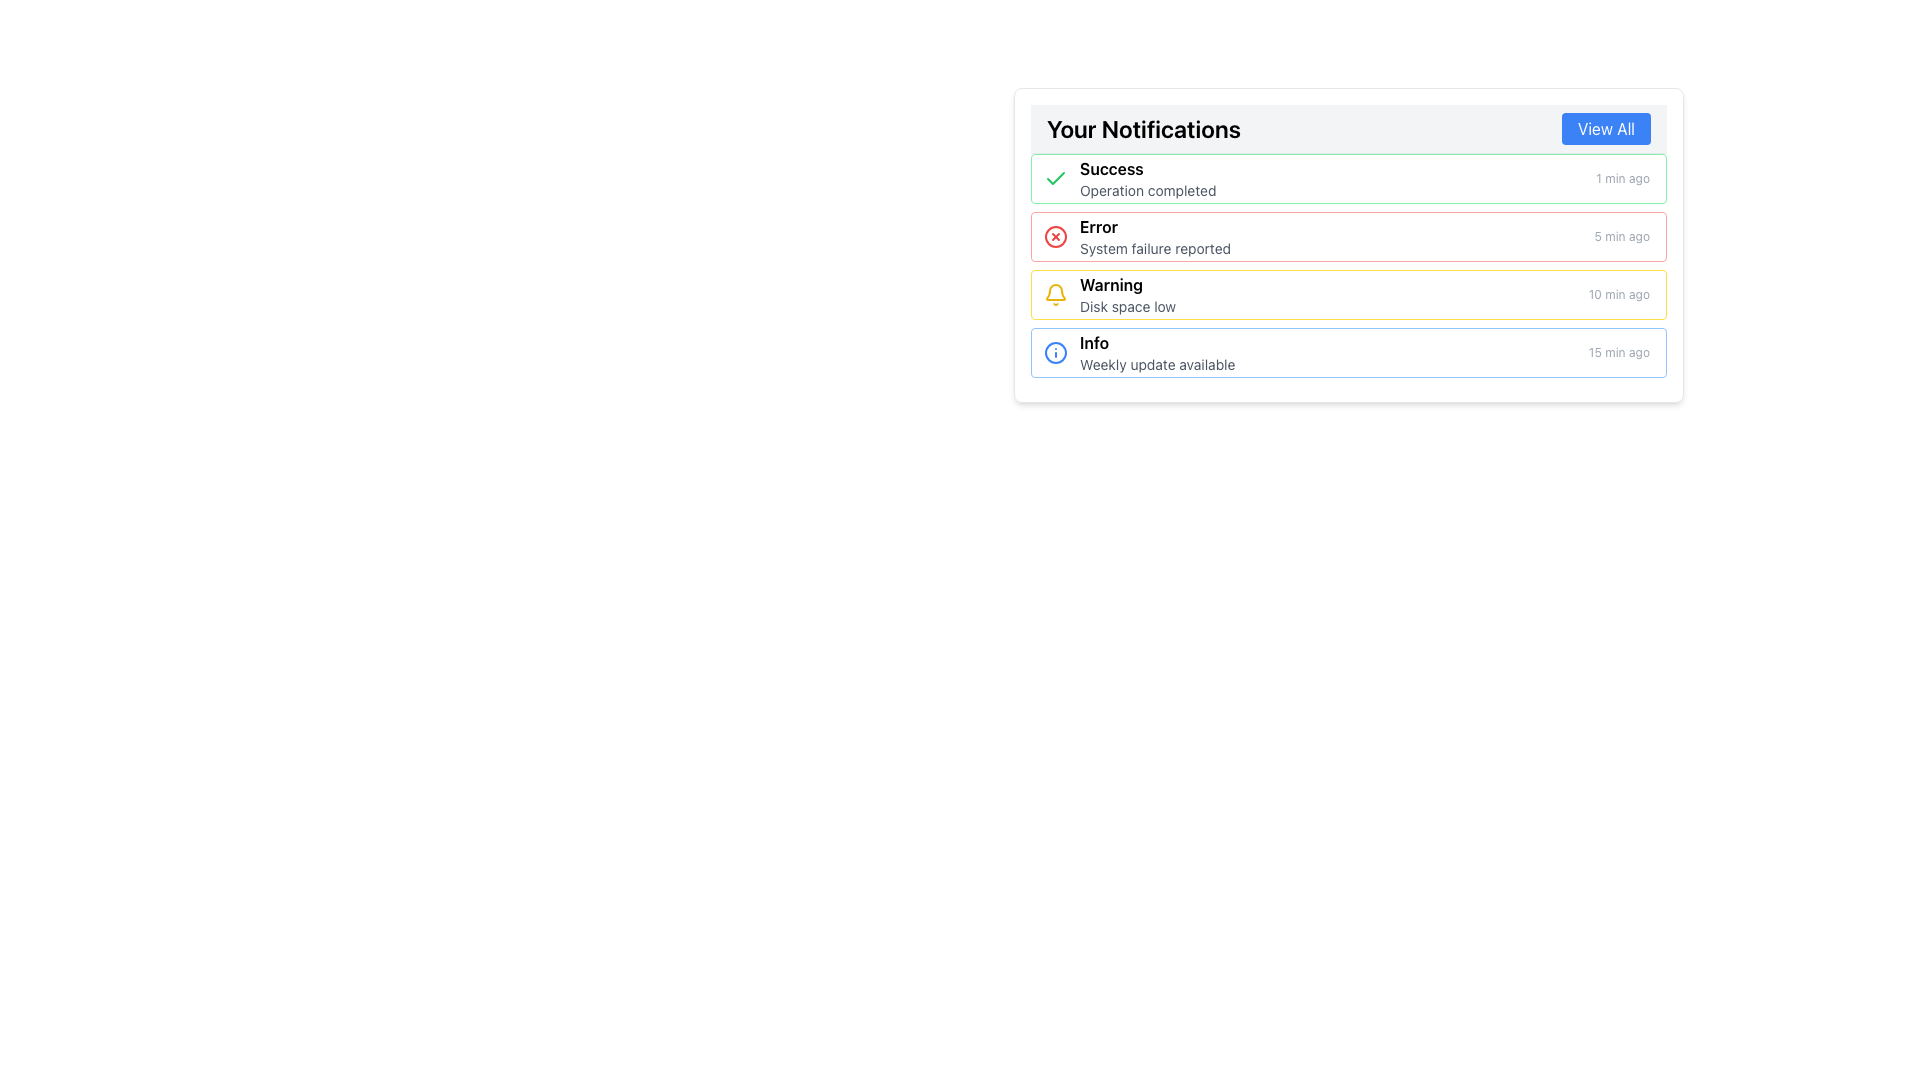  I want to click on the success indicator icon located in the top-left corner of the notifications list, adjacent to the text label 'Success', so click(1055, 177).